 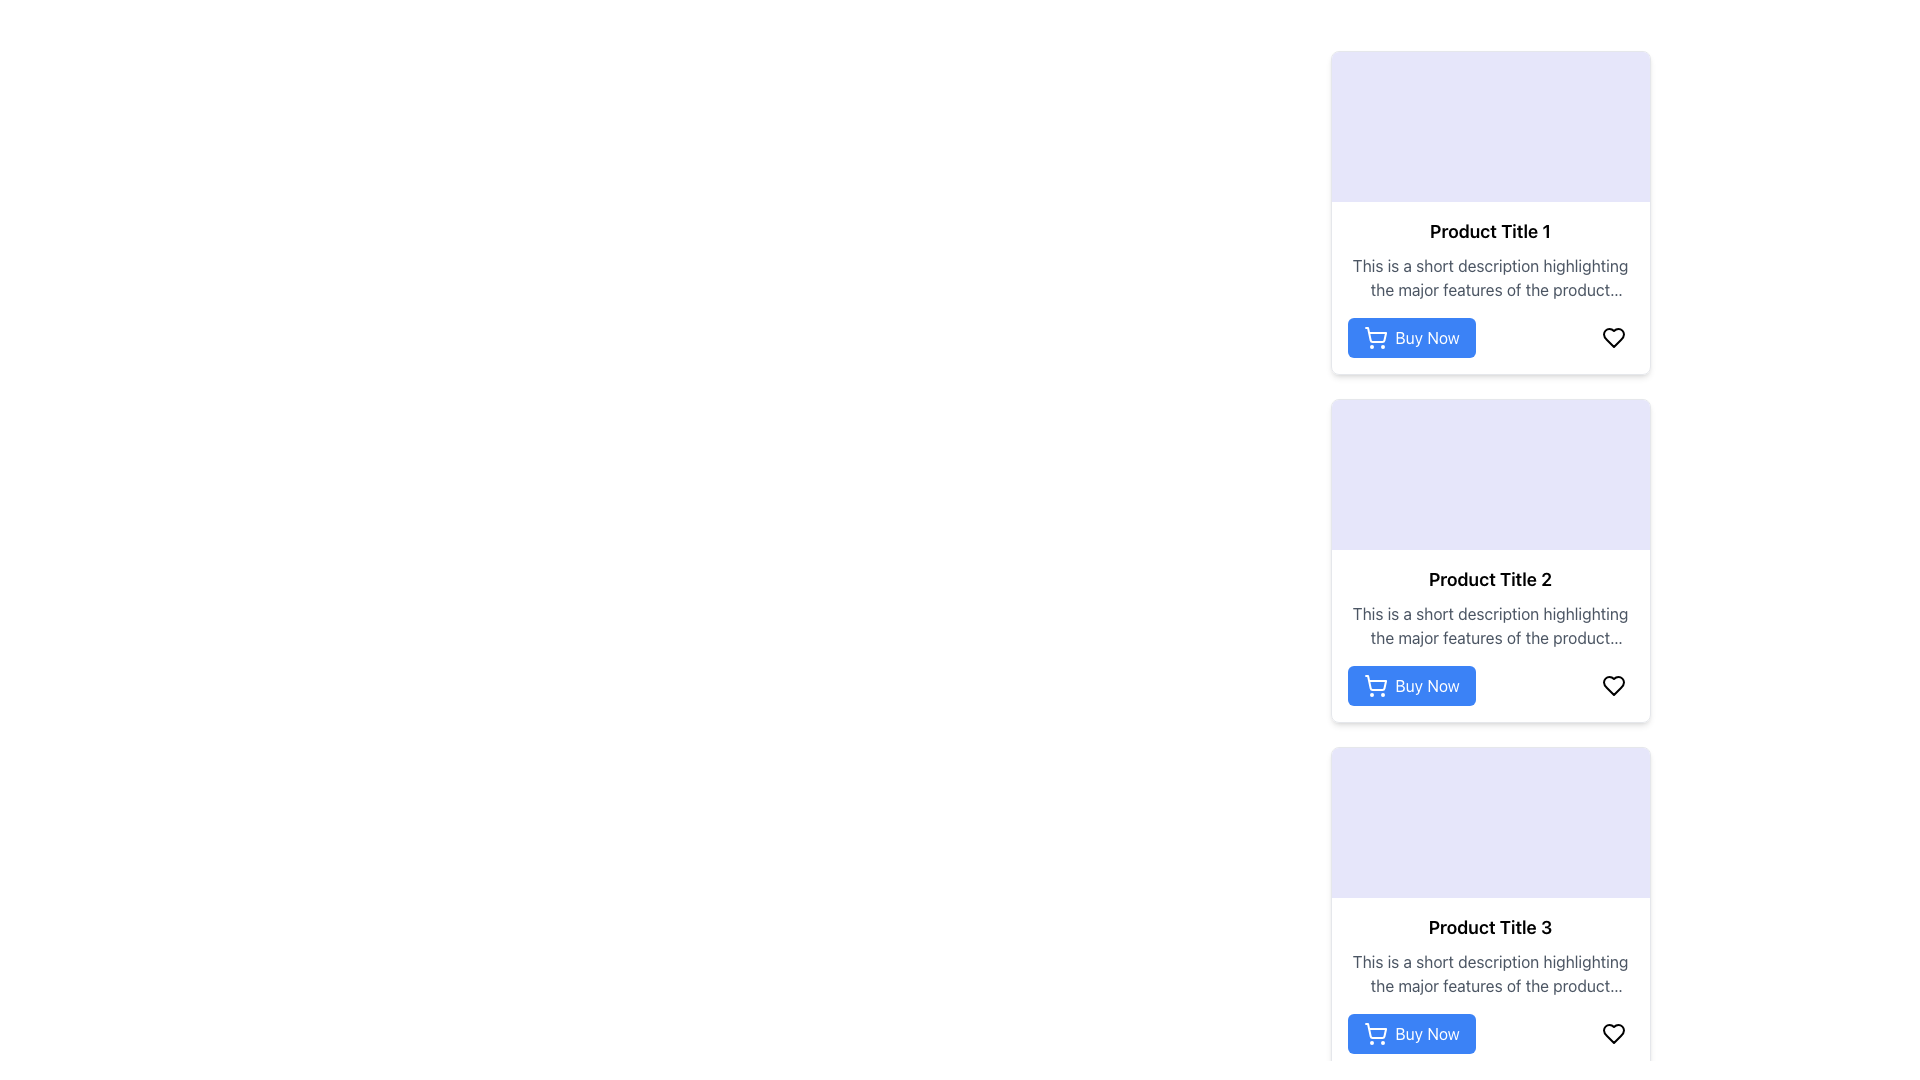 What do you see at coordinates (1613, 685) in the screenshot?
I see `the 'favorite' button located on the right side of the 'Buy Now' button for 'Product Title 2'` at bounding box center [1613, 685].